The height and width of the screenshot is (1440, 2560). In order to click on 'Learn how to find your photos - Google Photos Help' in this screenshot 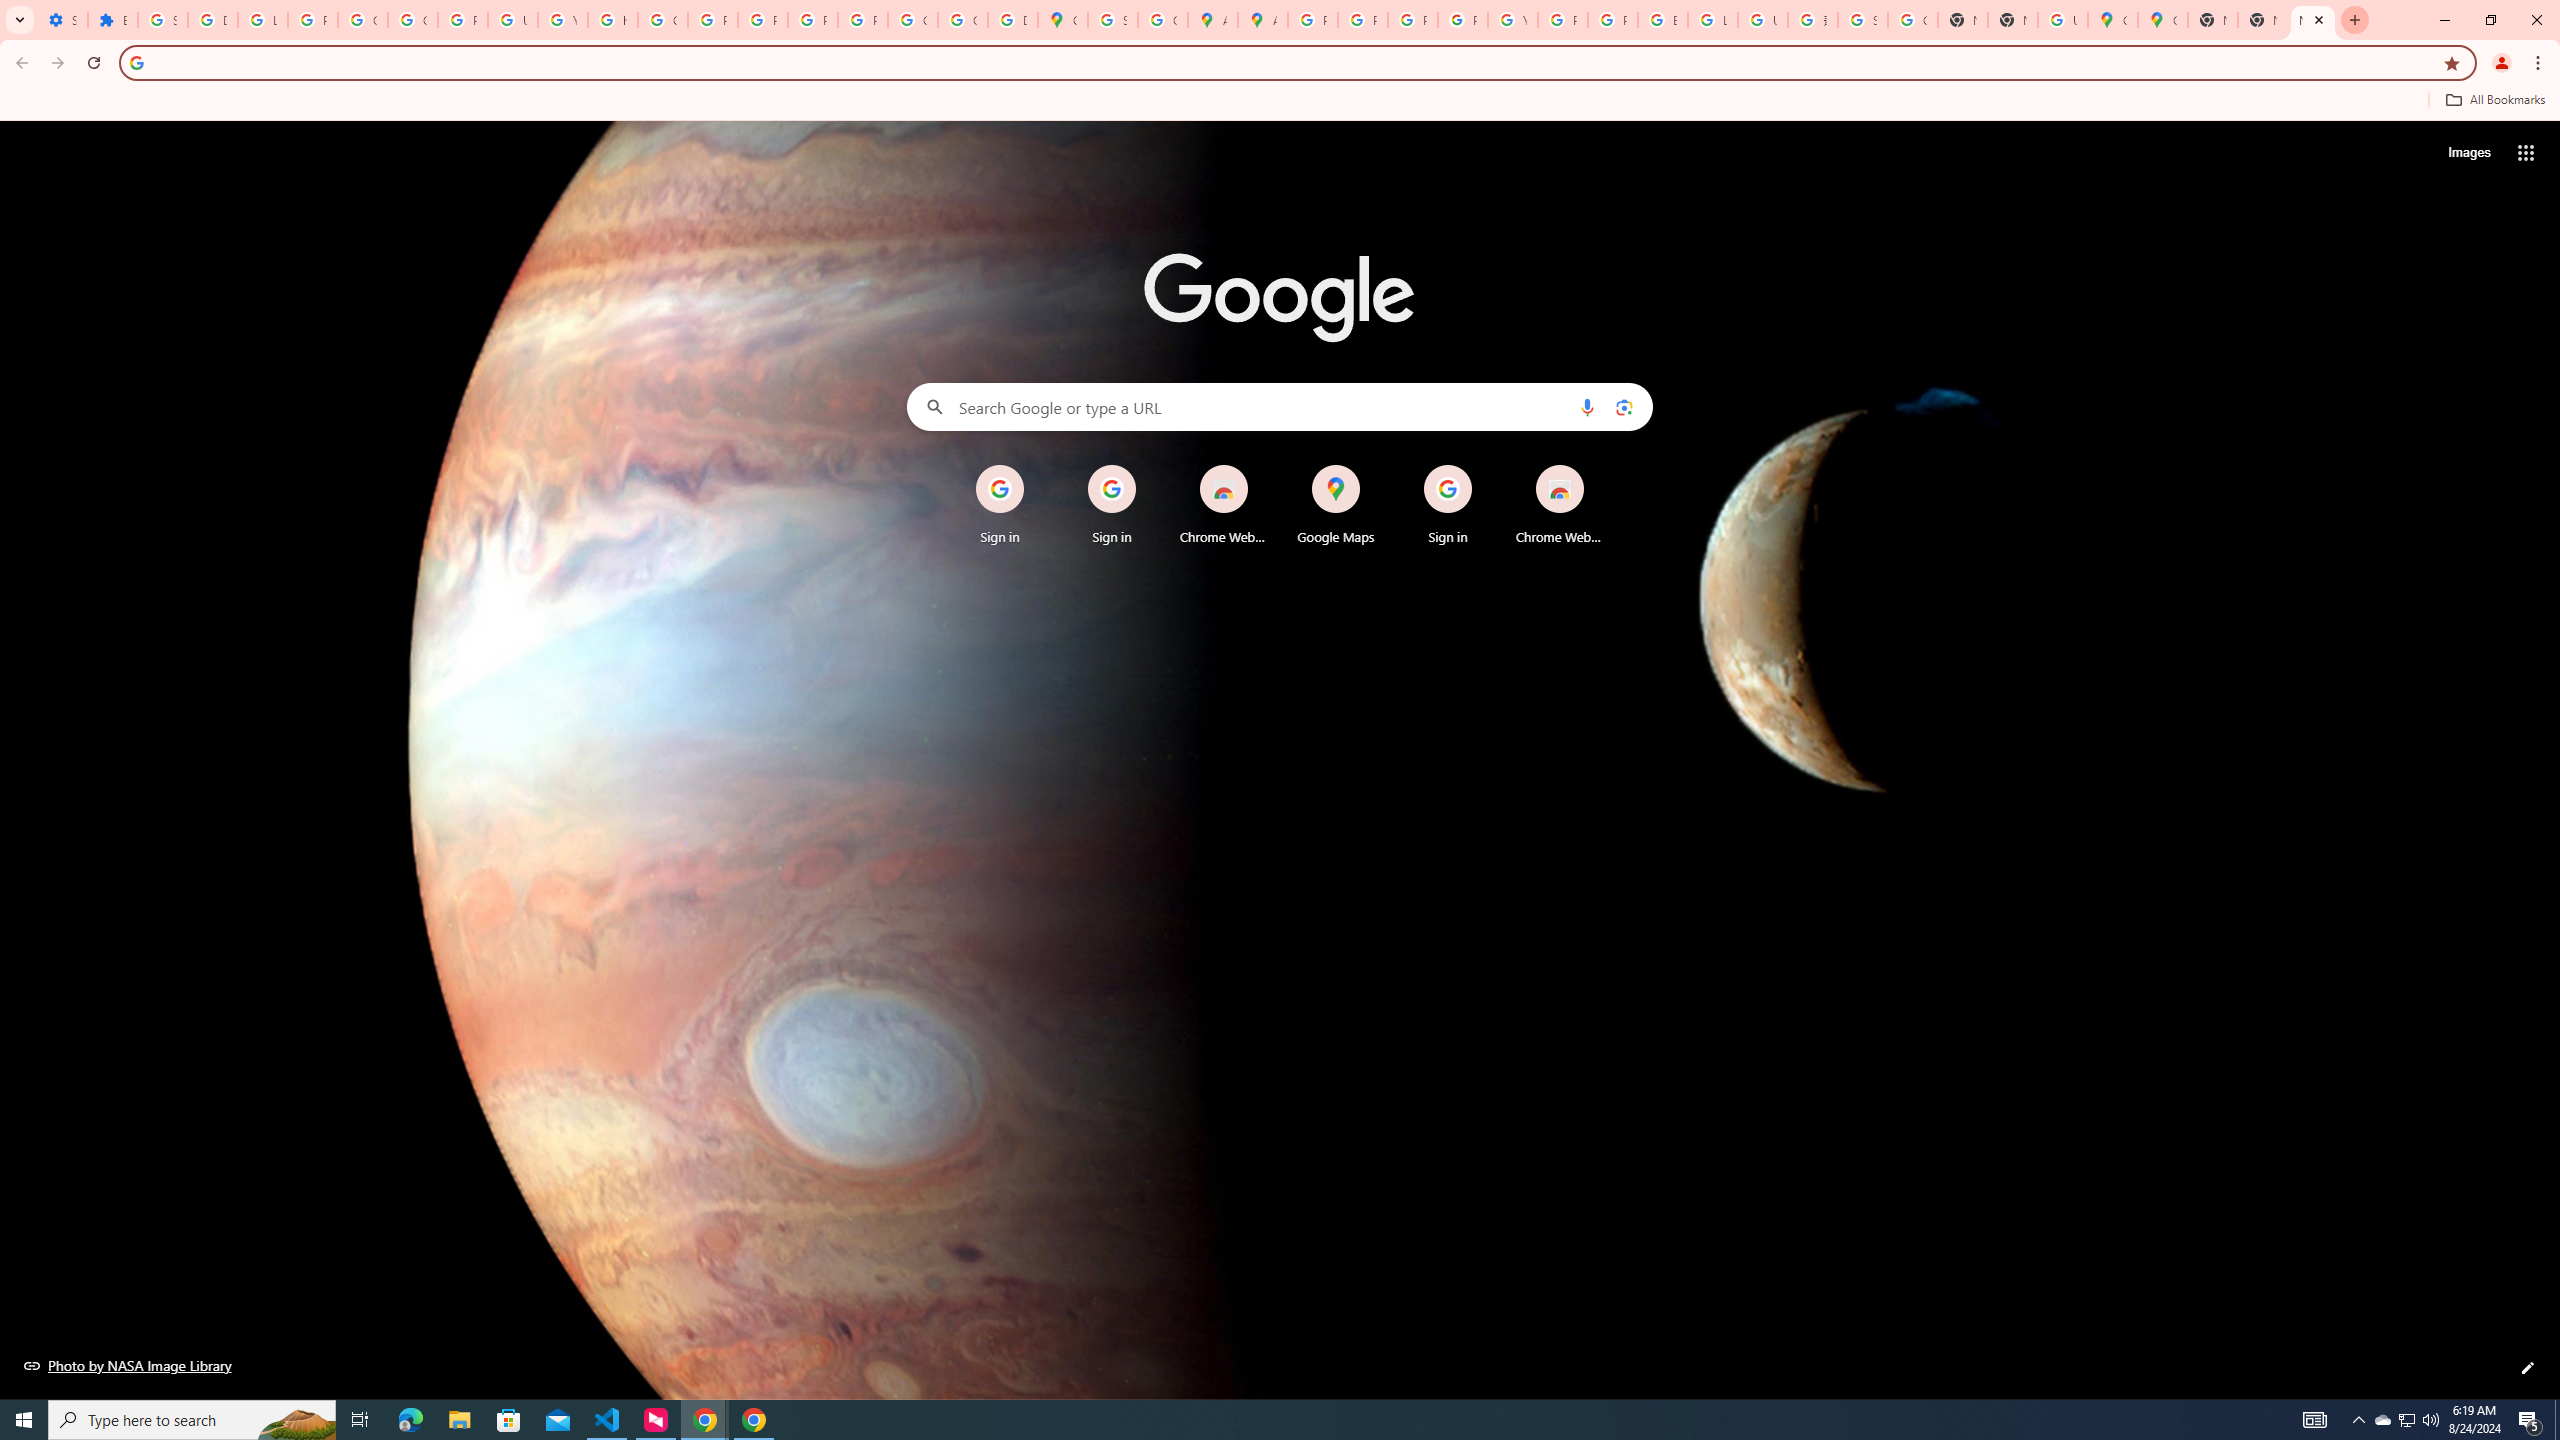, I will do `click(261, 19)`.